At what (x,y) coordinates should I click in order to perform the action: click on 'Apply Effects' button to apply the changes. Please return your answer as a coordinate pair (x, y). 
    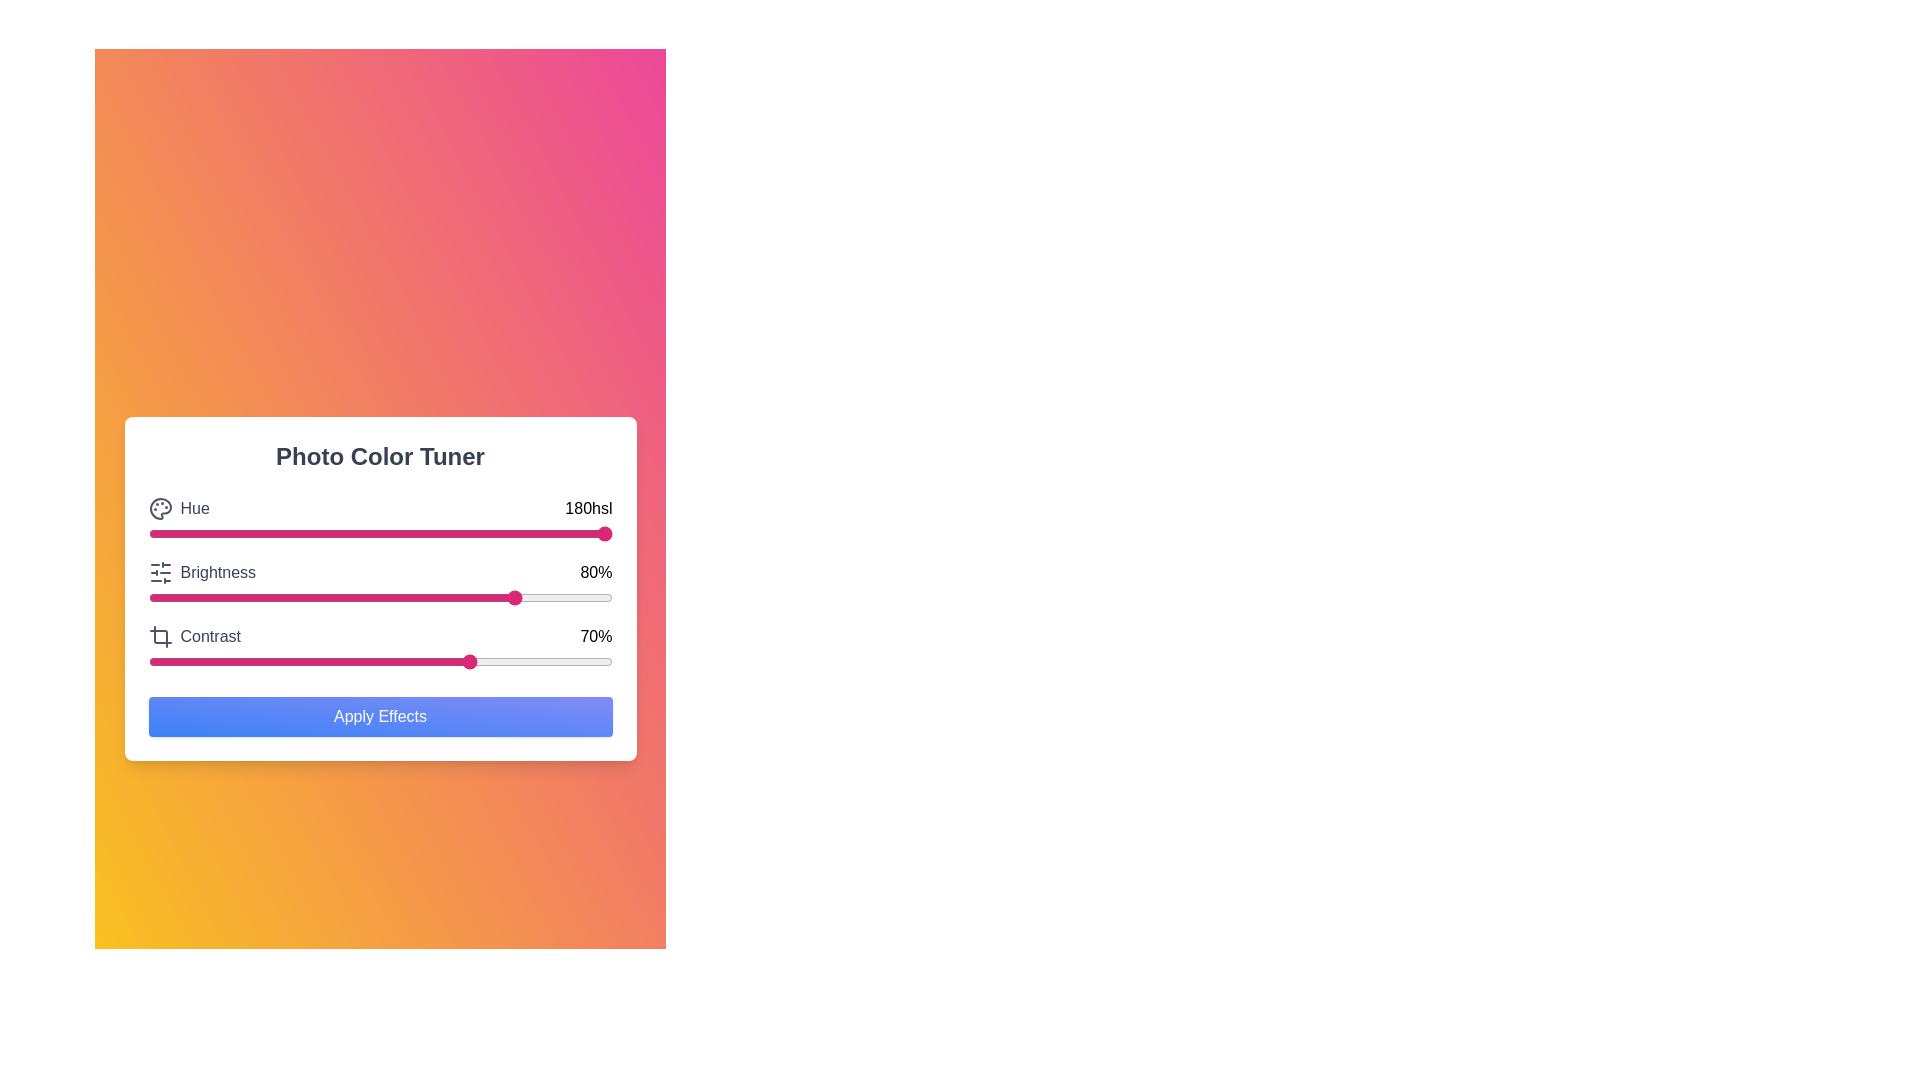
    Looking at the image, I should click on (380, 716).